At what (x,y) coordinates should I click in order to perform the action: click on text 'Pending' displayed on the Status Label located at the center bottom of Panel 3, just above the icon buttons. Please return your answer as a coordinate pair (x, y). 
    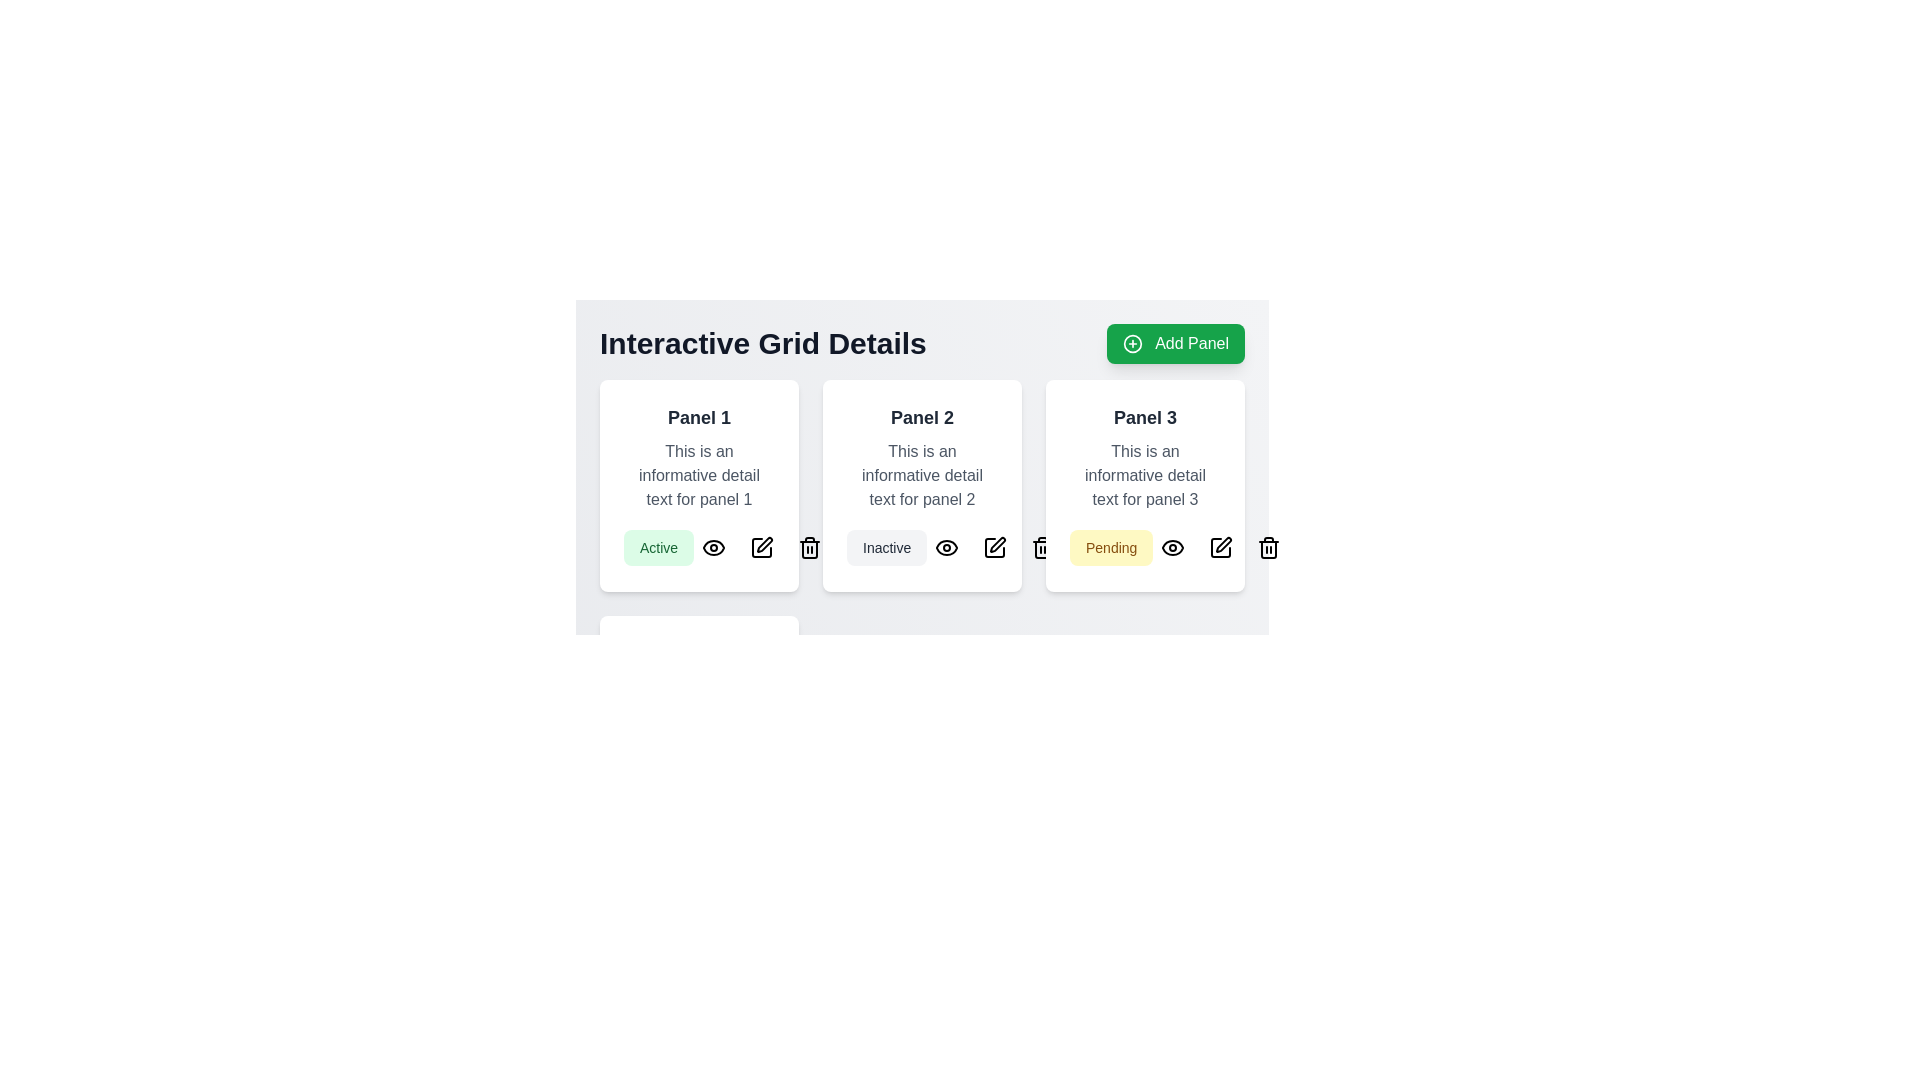
    Looking at the image, I should click on (1110, 547).